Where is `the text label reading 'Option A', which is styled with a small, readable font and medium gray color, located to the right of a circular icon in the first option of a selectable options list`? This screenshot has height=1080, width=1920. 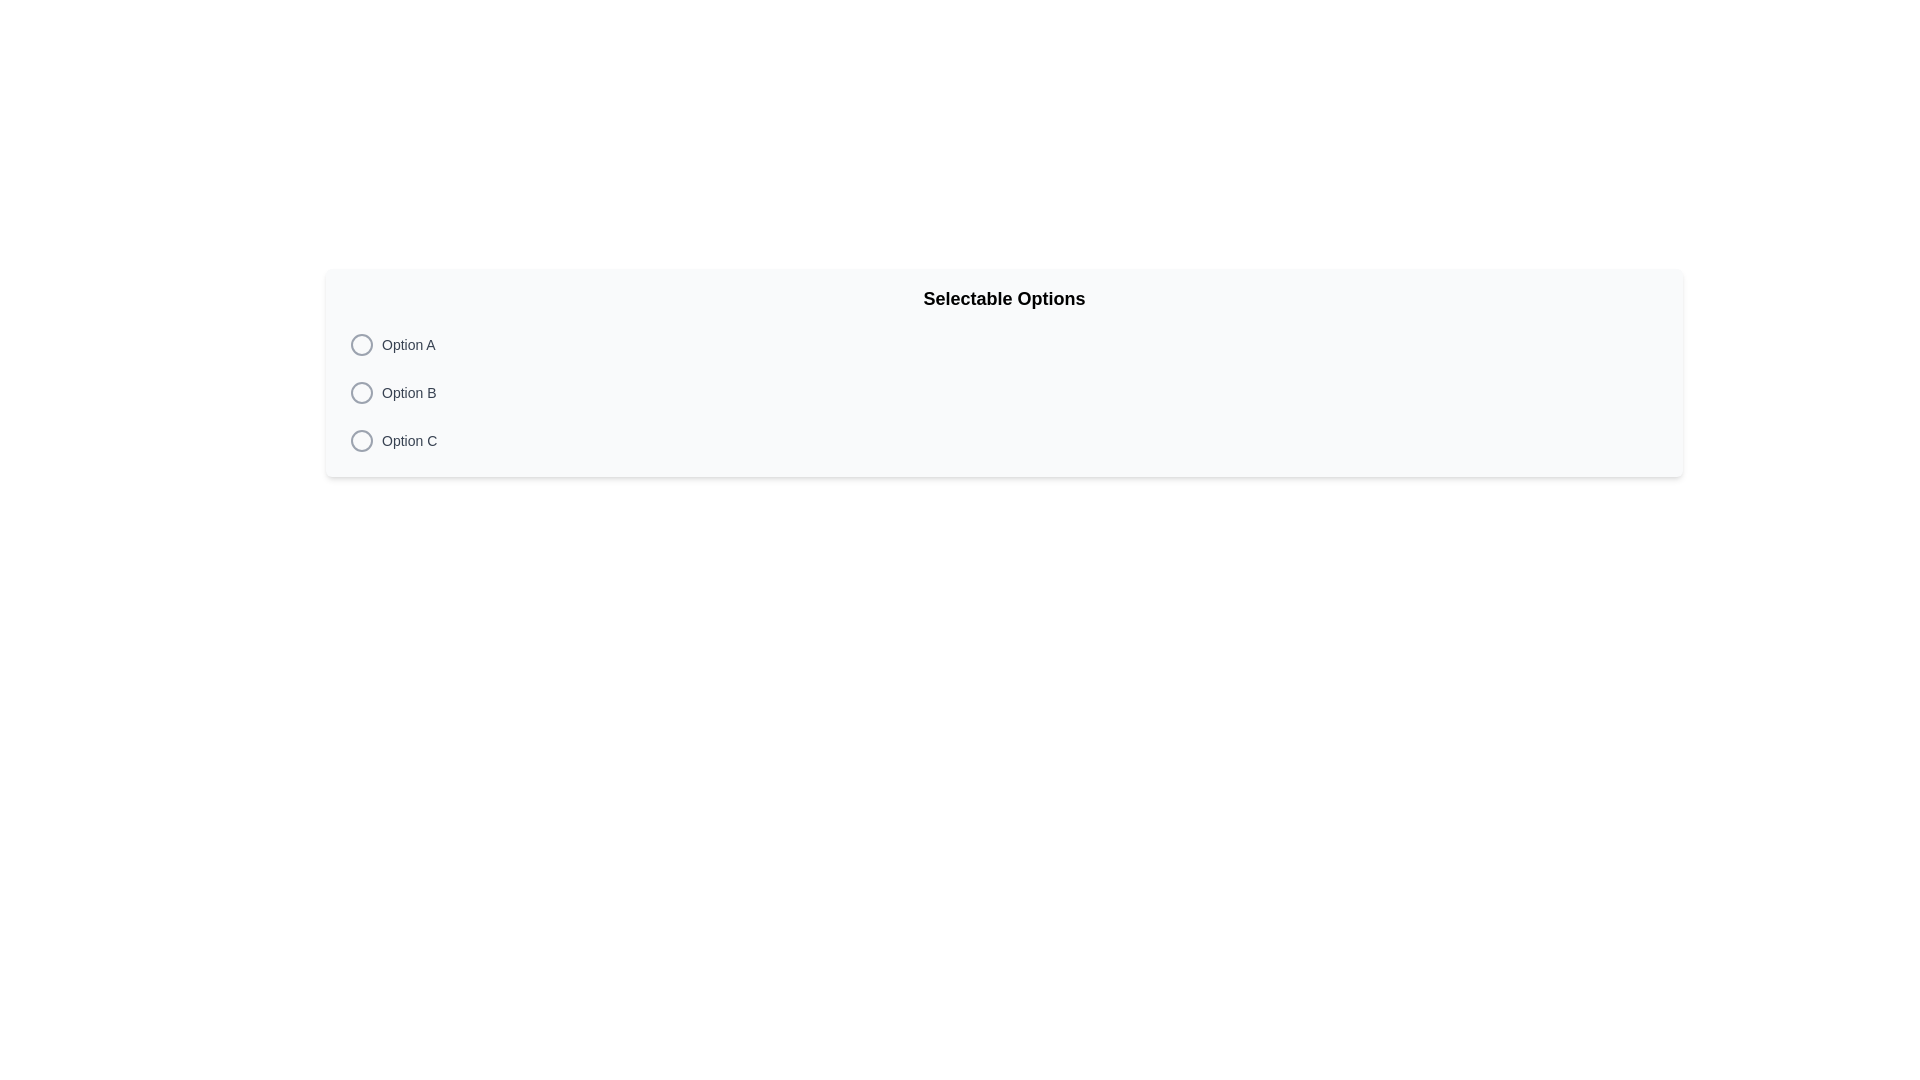 the text label reading 'Option A', which is styled with a small, readable font and medium gray color, located to the right of a circular icon in the first option of a selectable options list is located at coordinates (407, 343).